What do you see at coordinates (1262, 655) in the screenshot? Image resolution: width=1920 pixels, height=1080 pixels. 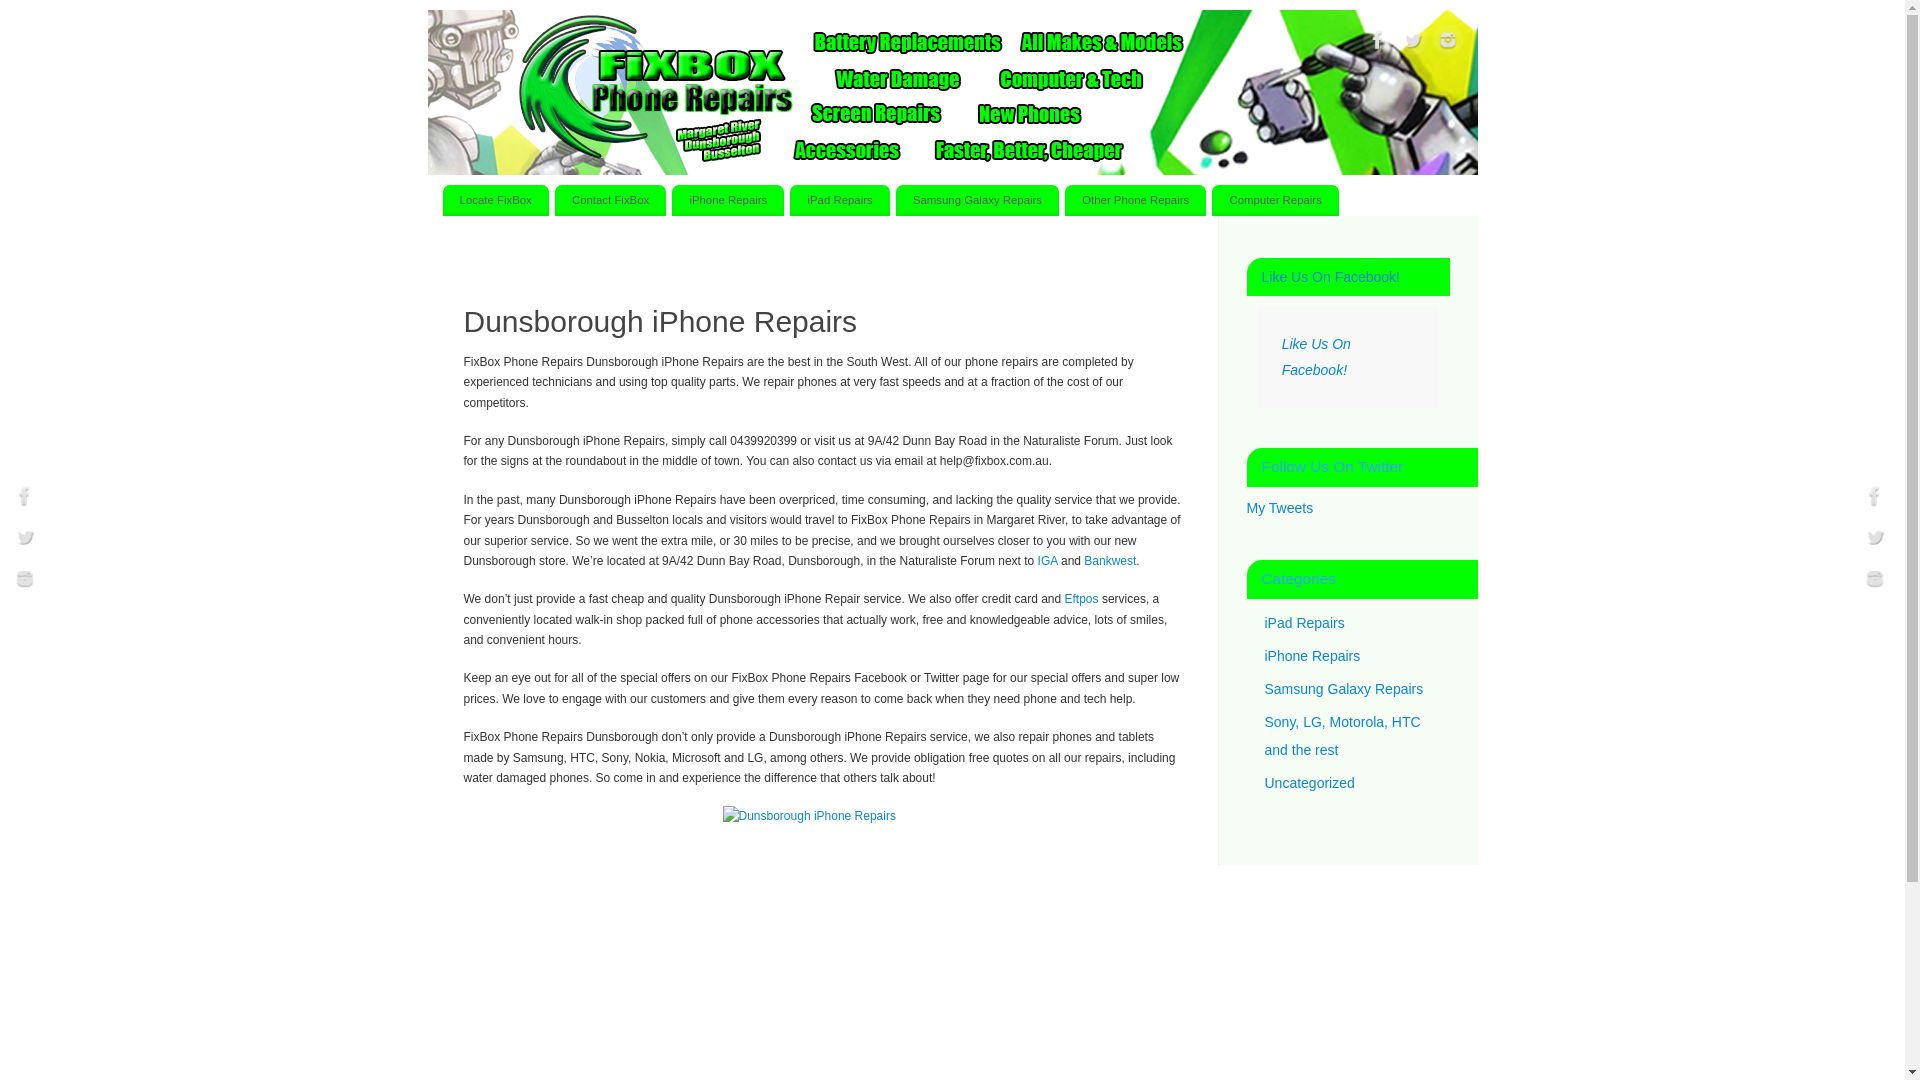 I see `'iPhone Repairs'` at bounding box center [1262, 655].